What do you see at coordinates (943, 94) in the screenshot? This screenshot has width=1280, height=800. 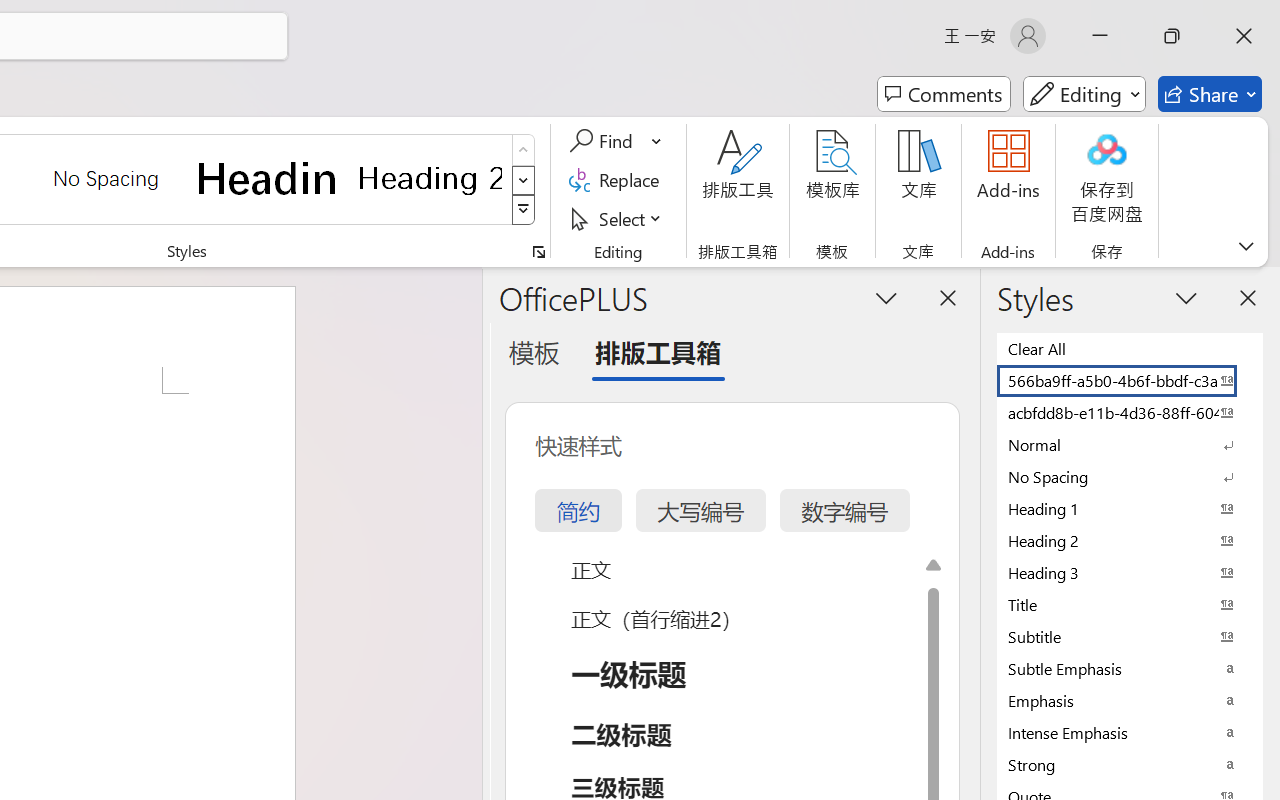 I see `'Comments'` at bounding box center [943, 94].